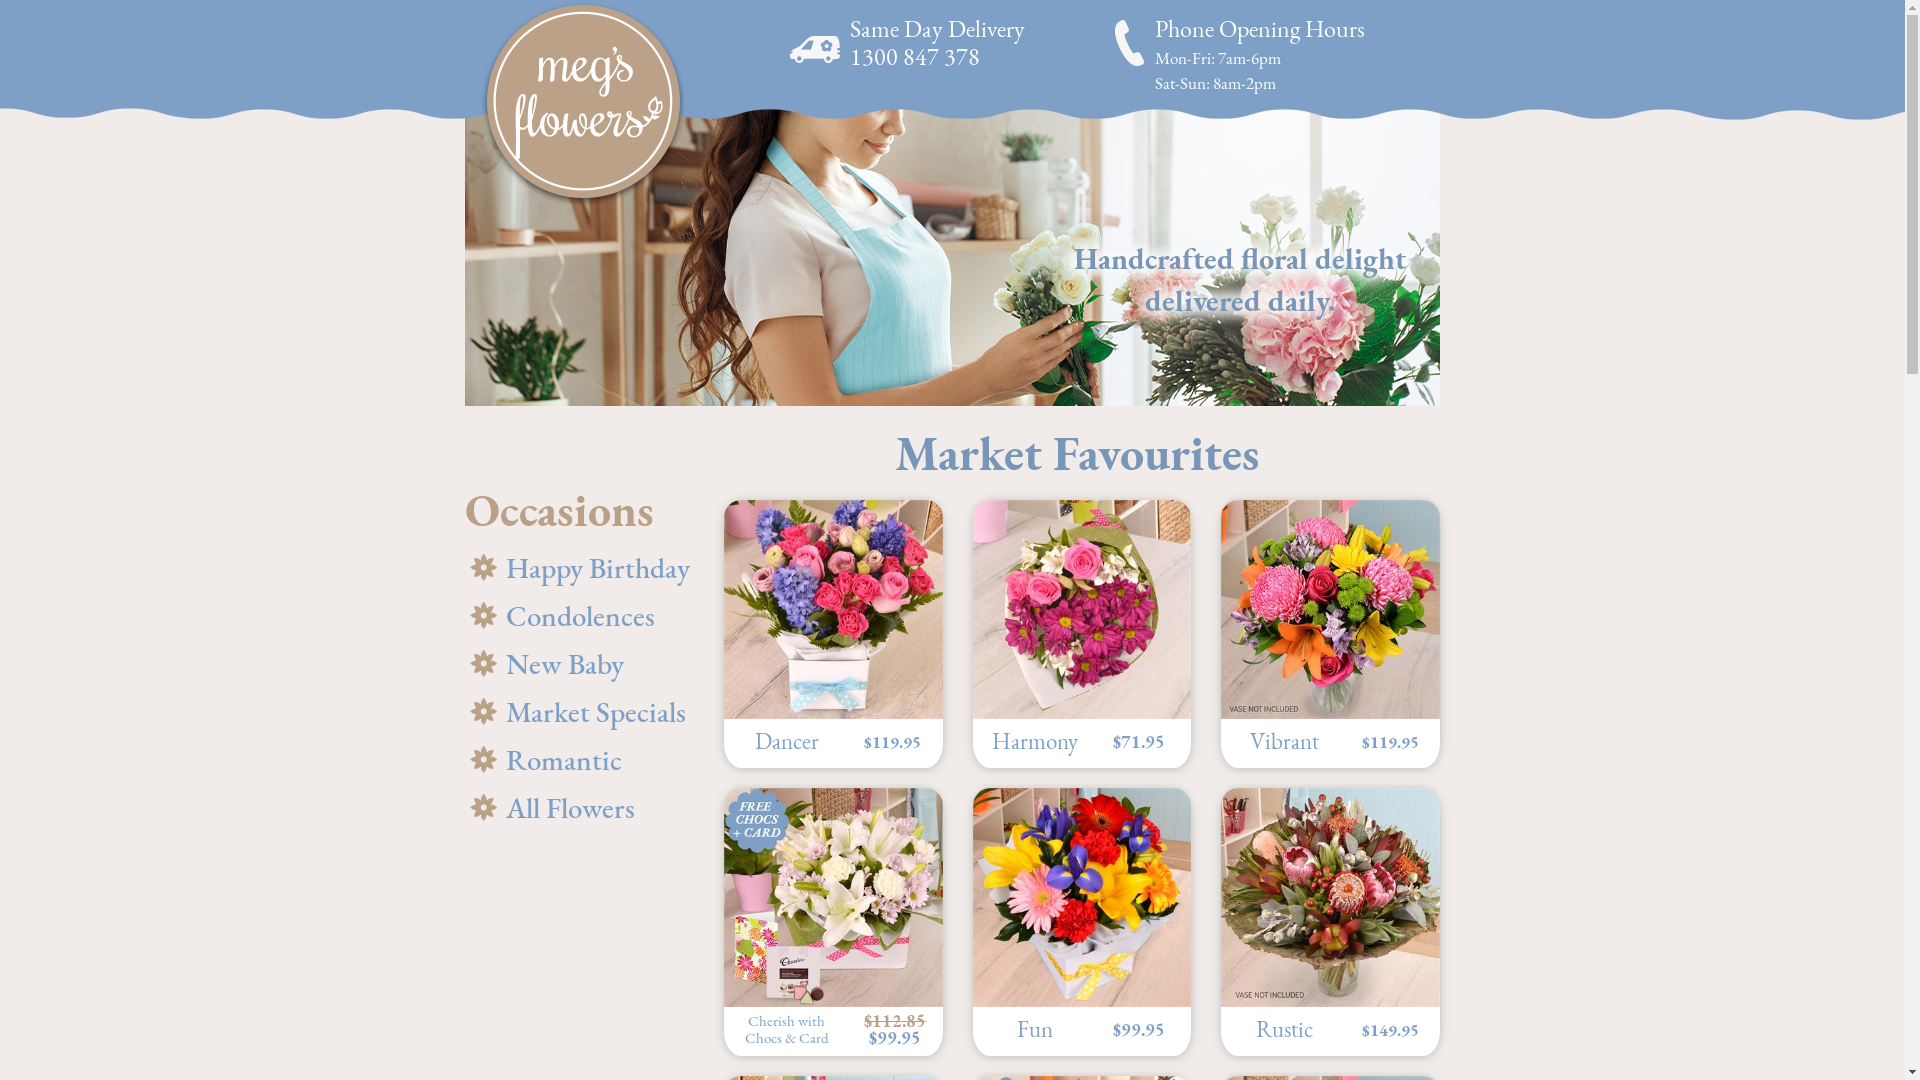  What do you see at coordinates (971, 608) in the screenshot?
I see `'Harmony Flowers'` at bounding box center [971, 608].